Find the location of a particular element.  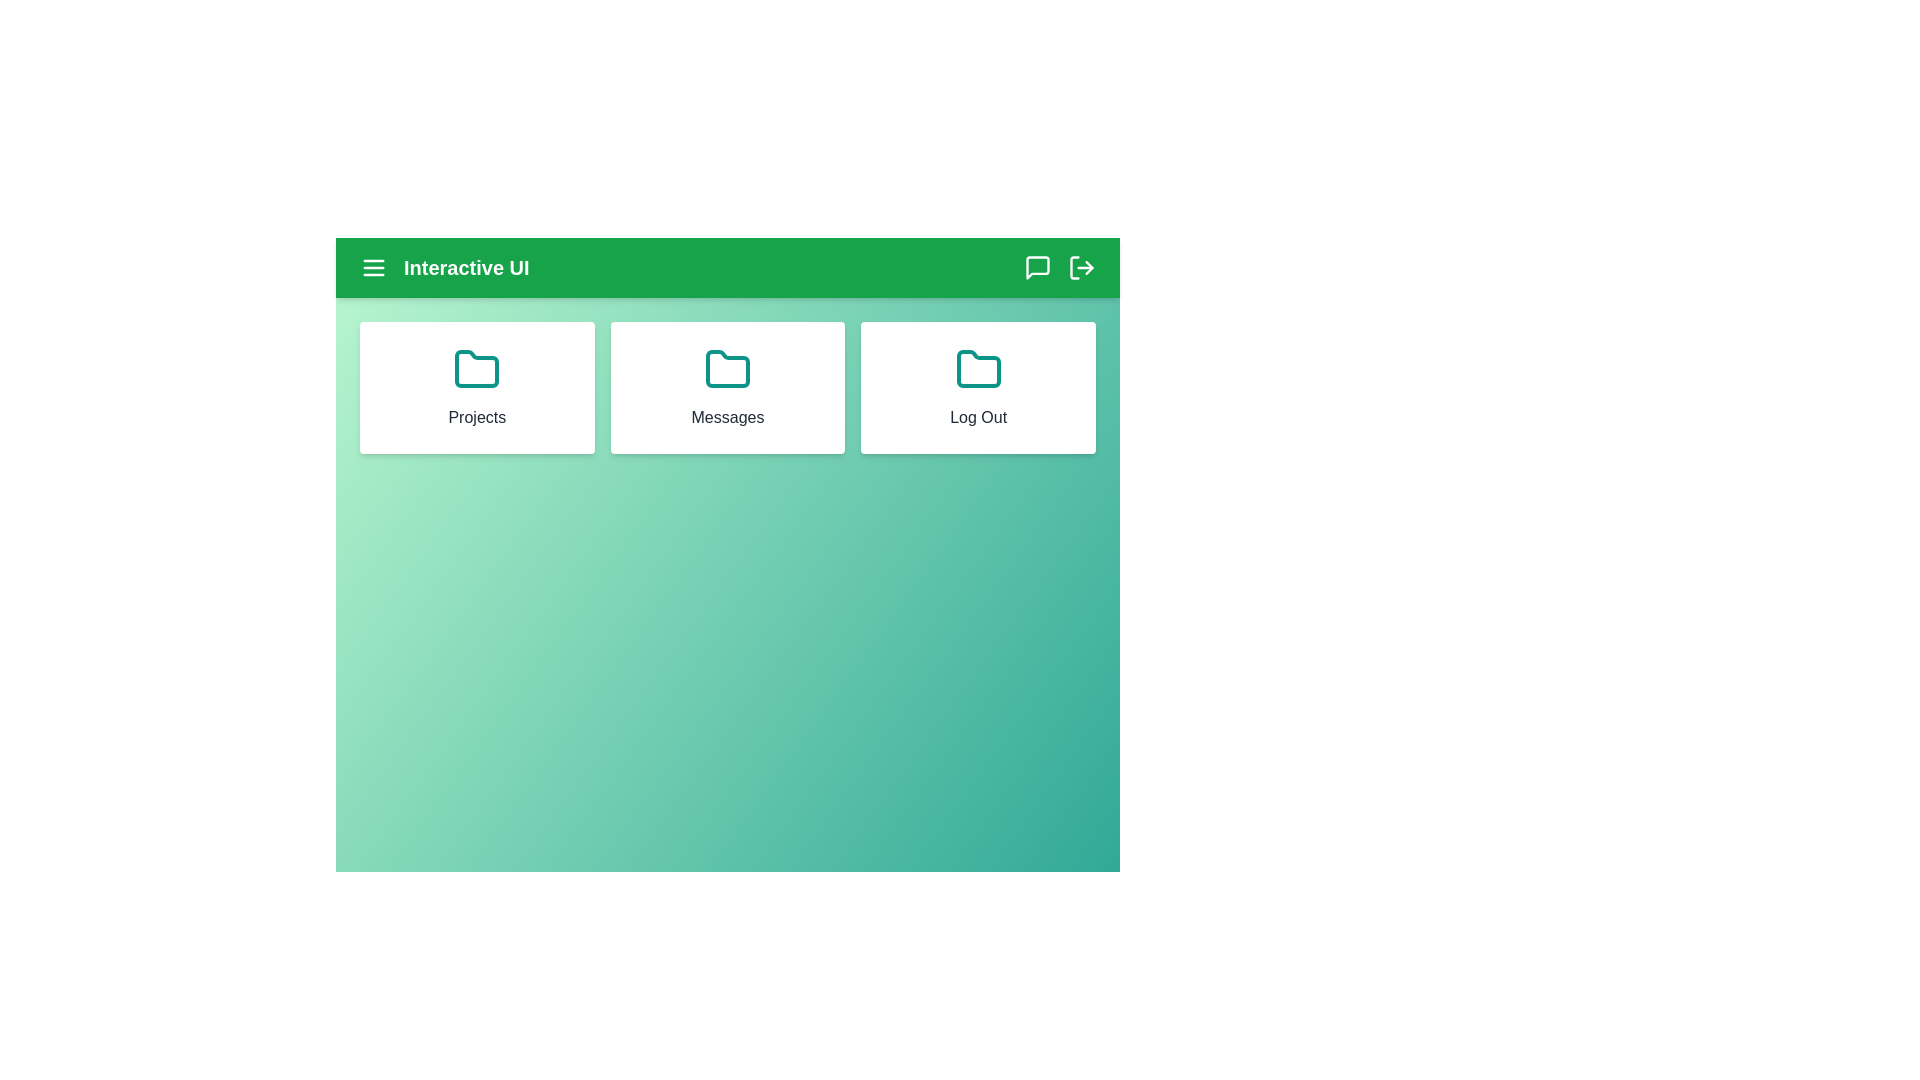

the Messages card to navigate to its respective section is located at coordinates (727, 388).